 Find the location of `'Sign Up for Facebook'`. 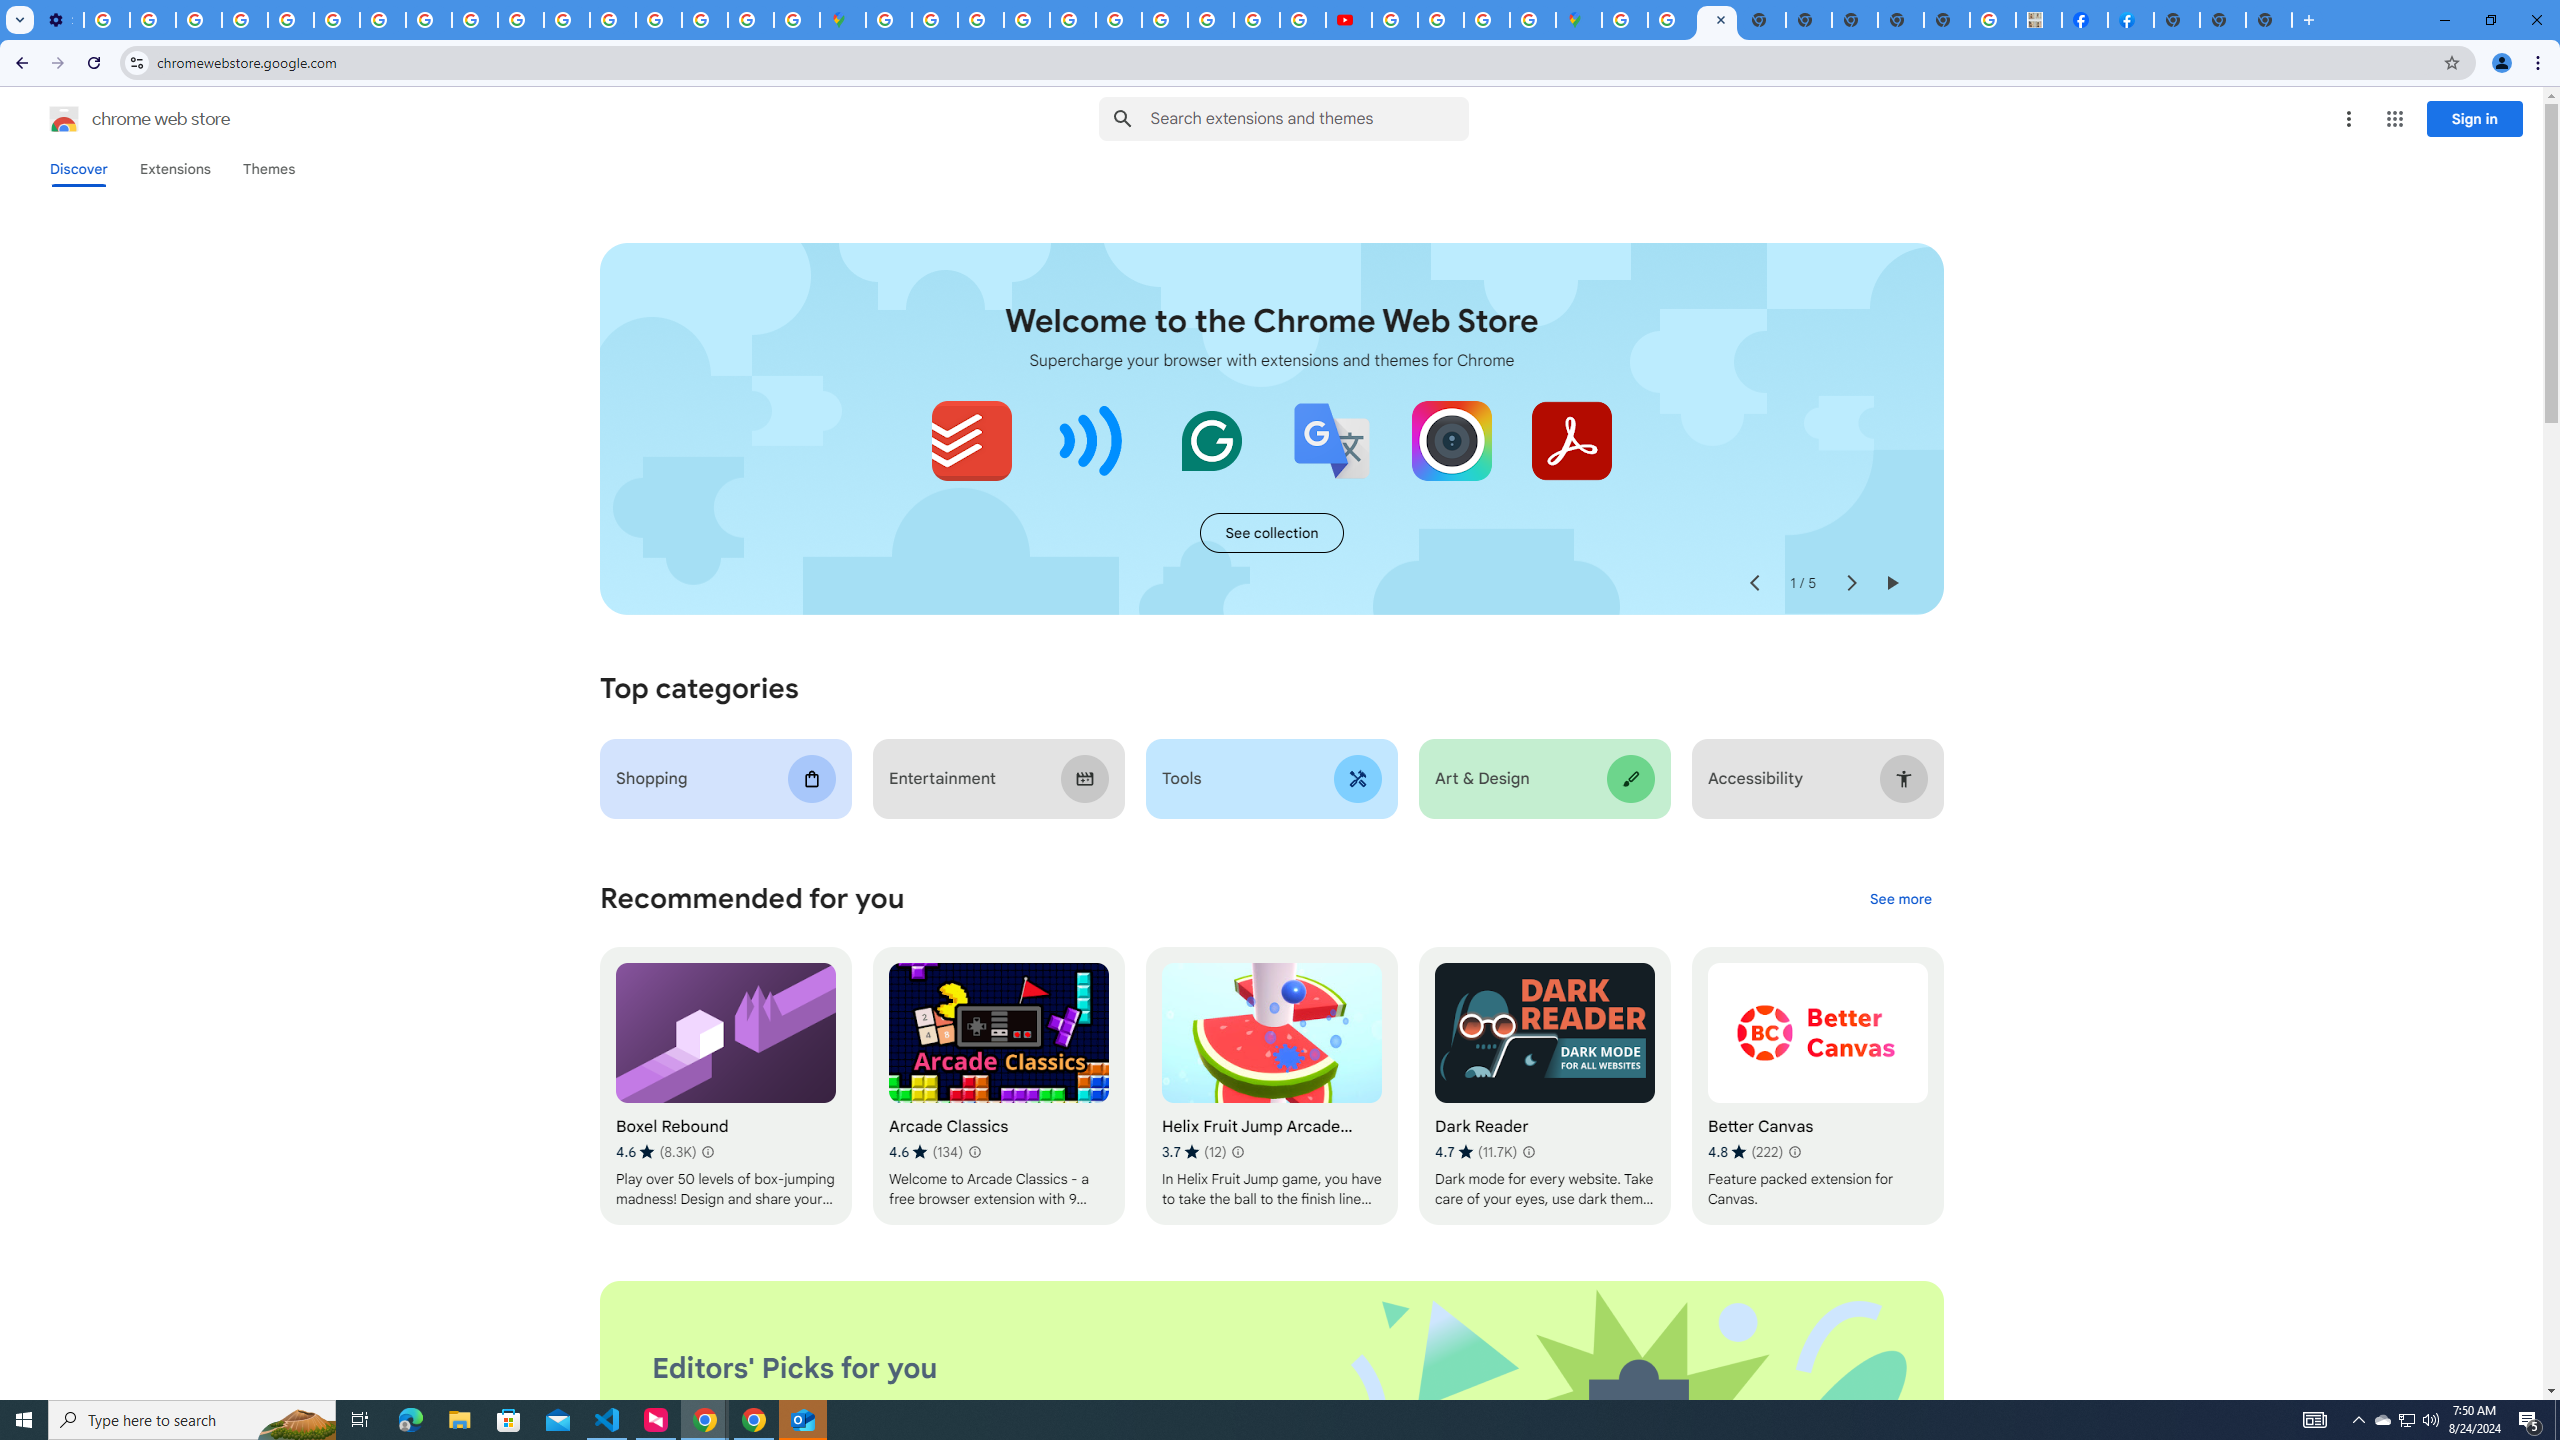

'Sign Up for Facebook' is located at coordinates (2131, 19).